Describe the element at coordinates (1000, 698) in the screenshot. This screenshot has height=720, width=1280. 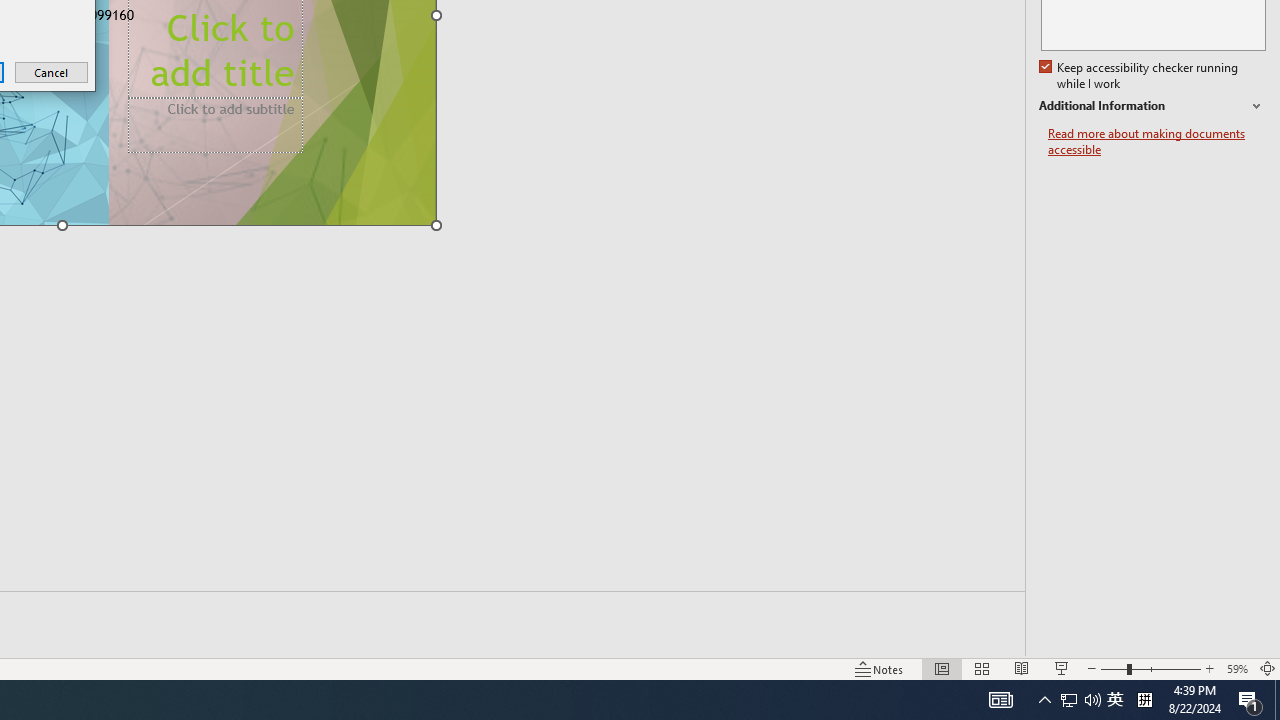
I see `'AutomationID: 4105'` at that location.